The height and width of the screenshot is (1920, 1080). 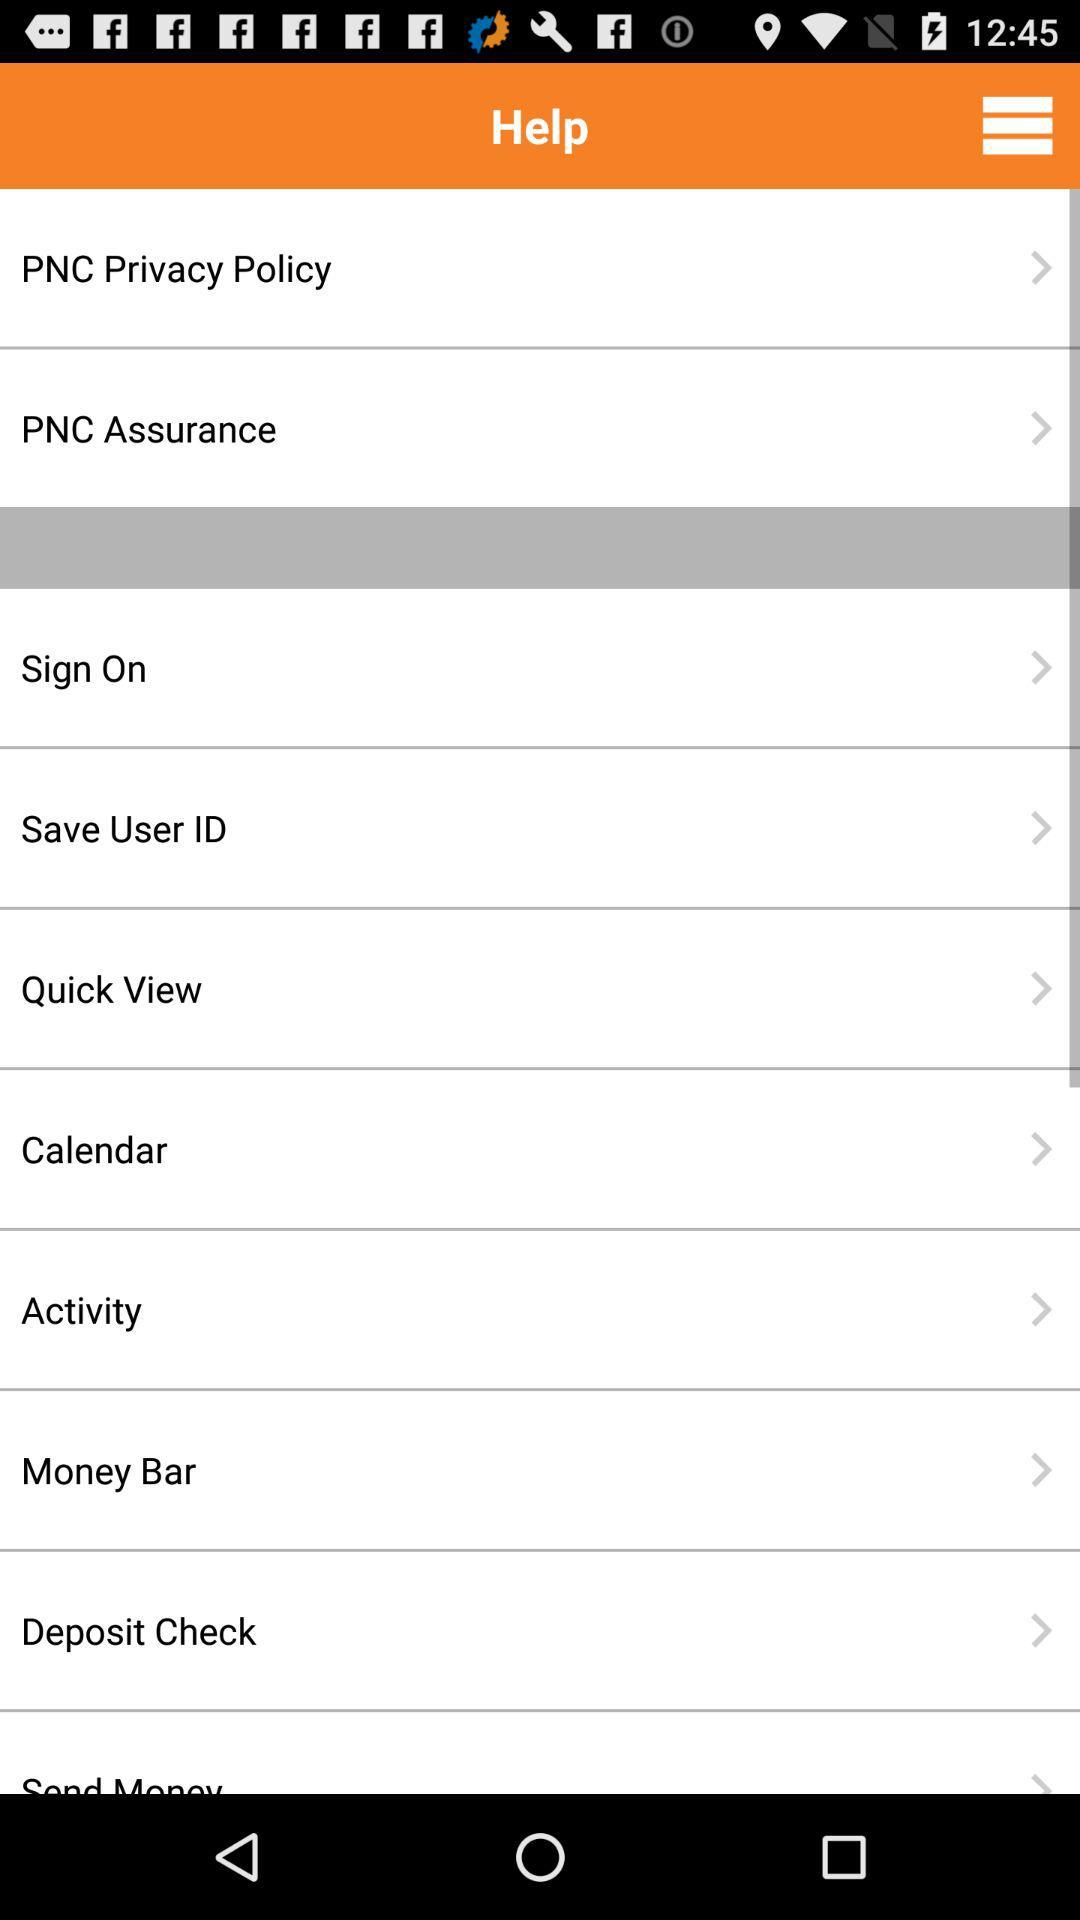 What do you see at coordinates (1040, 1309) in the screenshot?
I see `icon to the right of activity icon` at bounding box center [1040, 1309].